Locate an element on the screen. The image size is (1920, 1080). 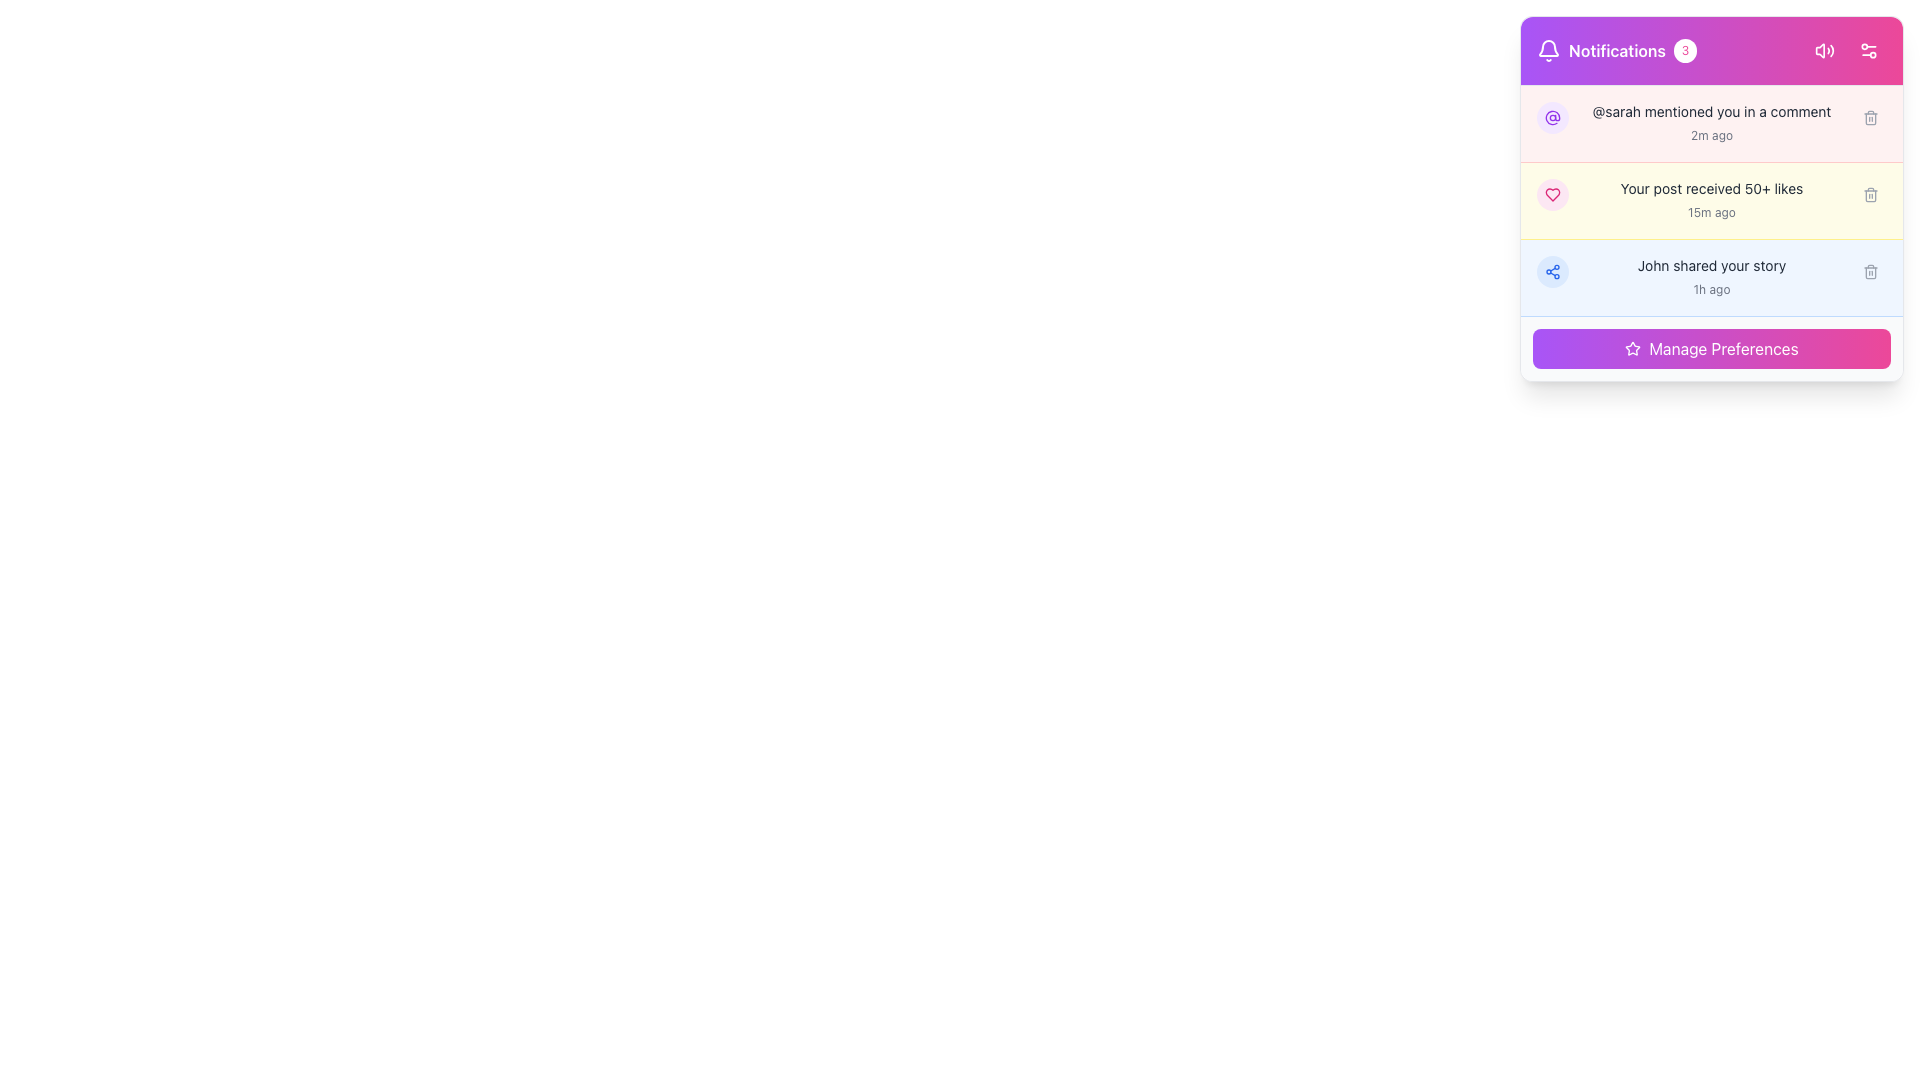
notification text displaying 'Your post received 50+ likes' in a larger font, with '15m ago' in a smaller font below it, which is the second notification in the list is located at coordinates (1711, 200).